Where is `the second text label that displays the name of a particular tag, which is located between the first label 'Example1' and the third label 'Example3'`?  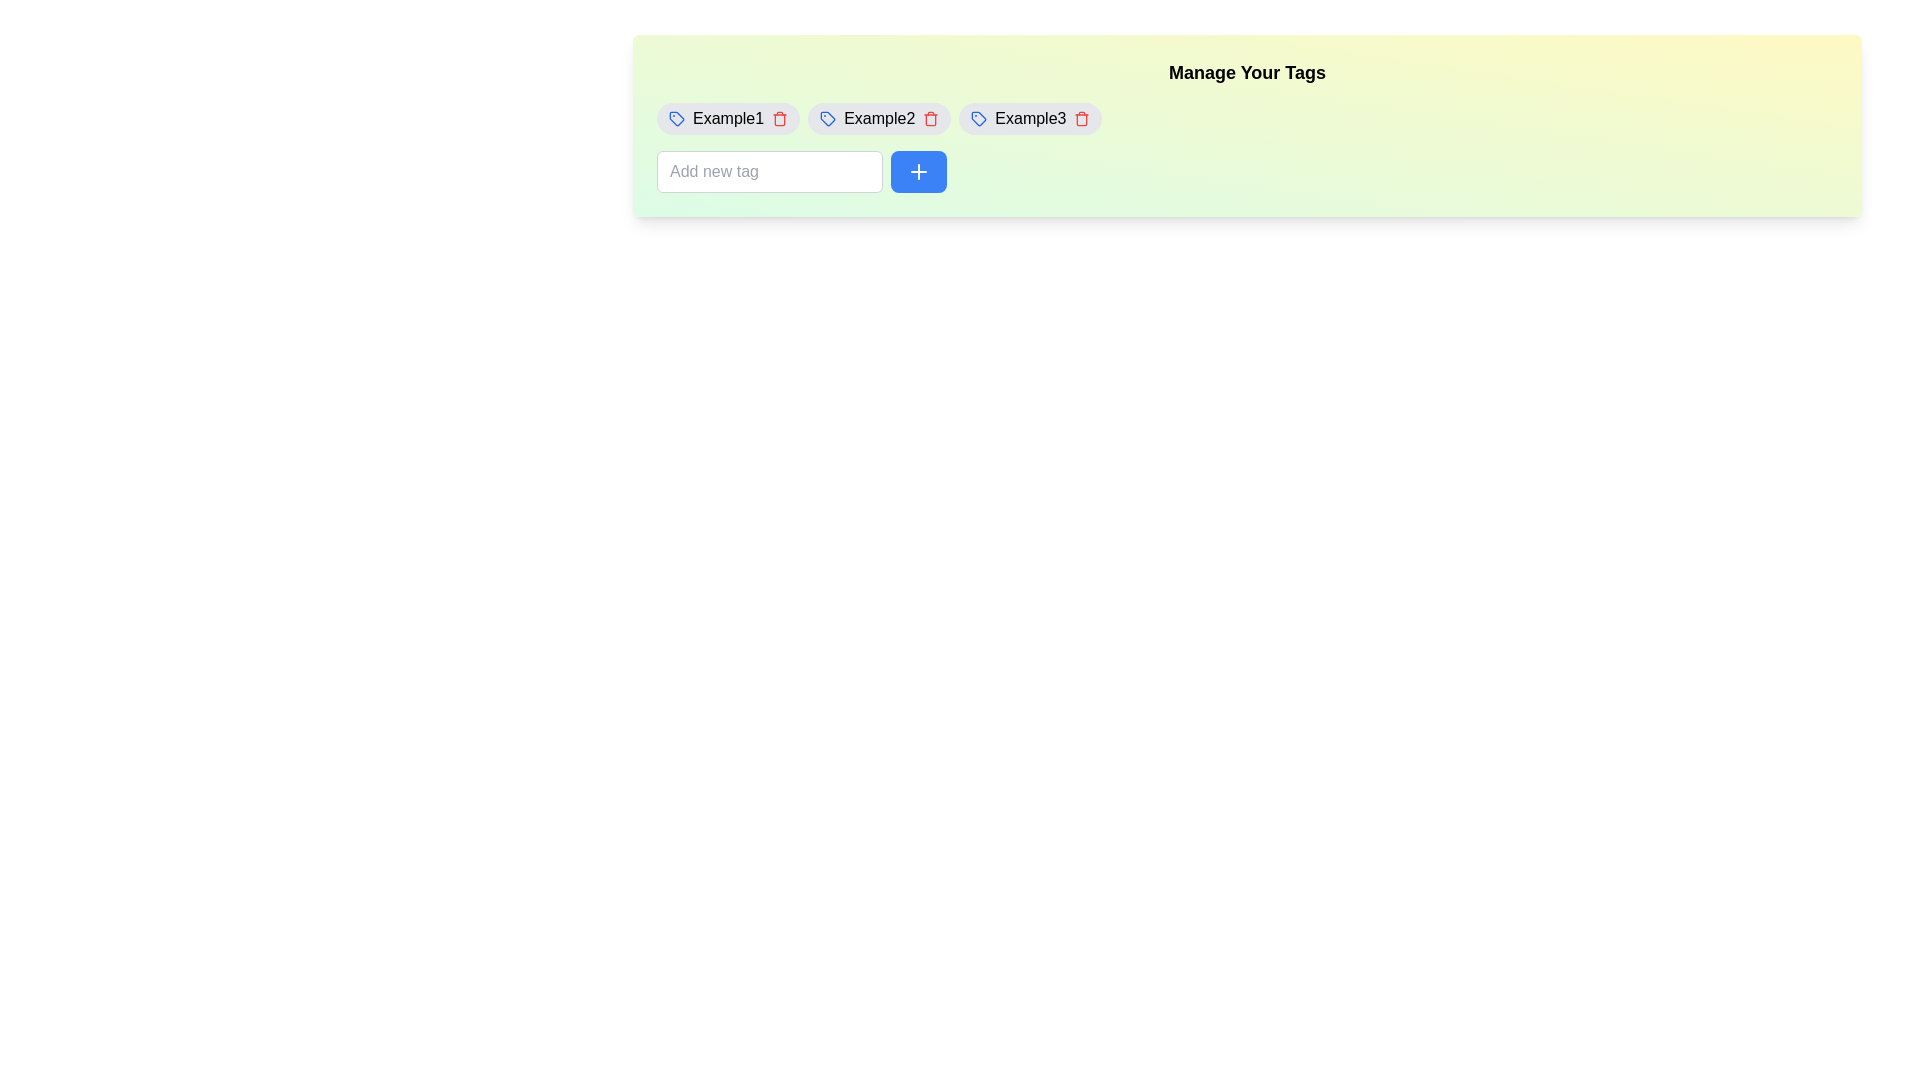
the second text label that displays the name of a particular tag, which is located between the first label 'Example1' and the third label 'Example3' is located at coordinates (879, 119).